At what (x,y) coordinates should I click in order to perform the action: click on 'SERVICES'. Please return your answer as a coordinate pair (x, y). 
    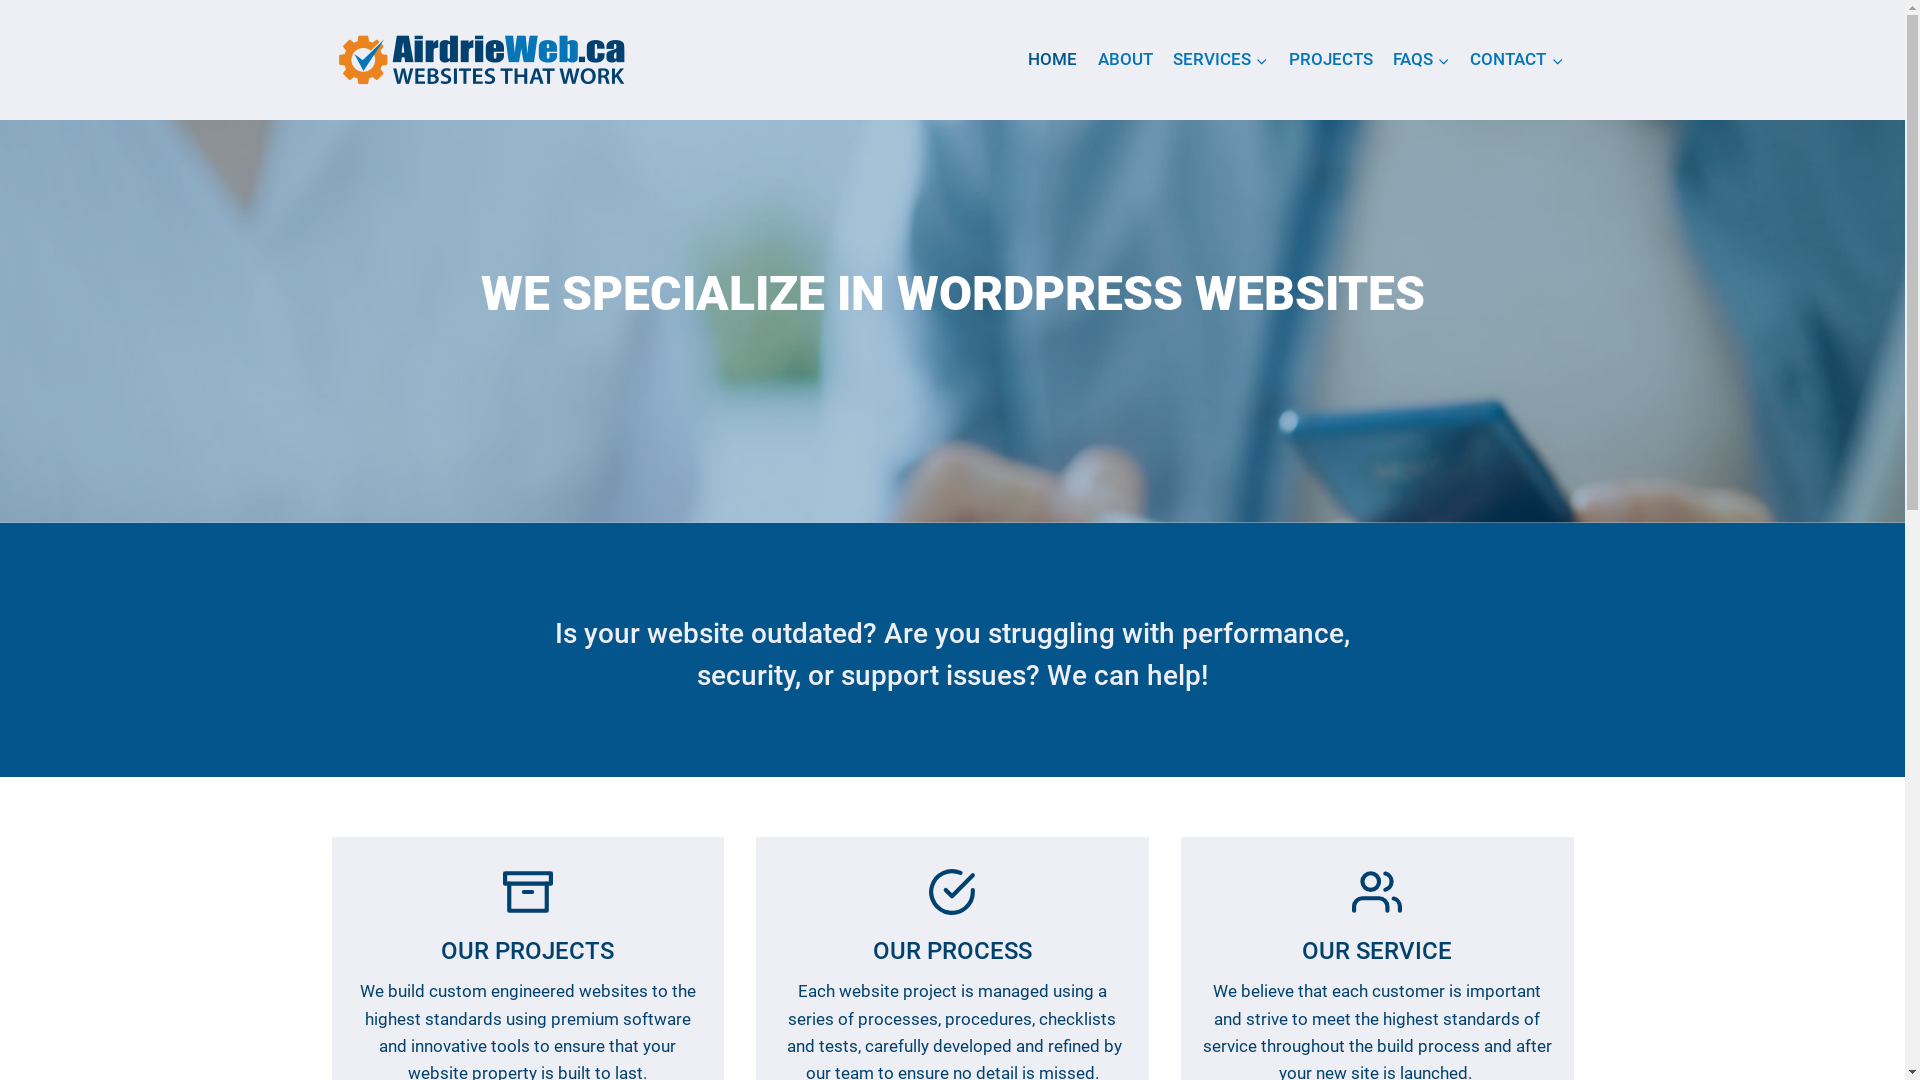
    Looking at the image, I should click on (1162, 59).